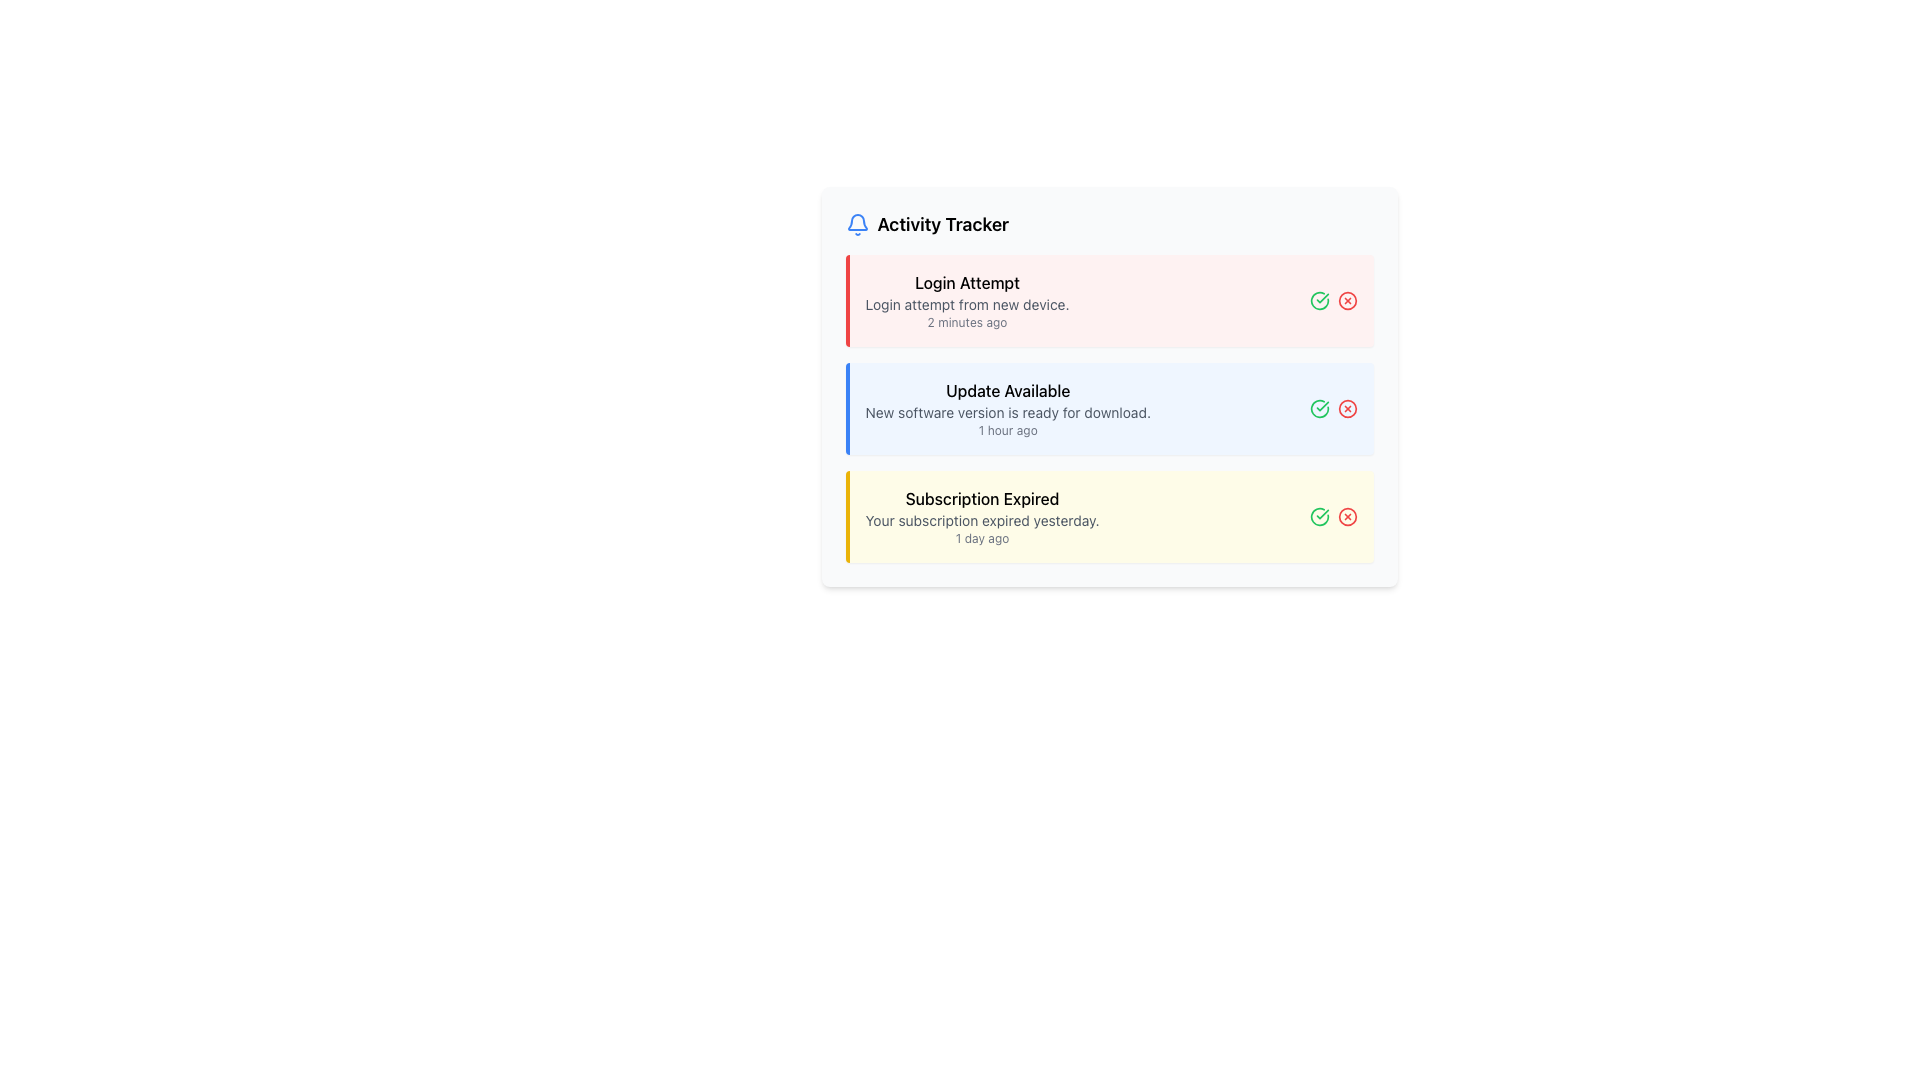  Describe the element at coordinates (982, 519) in the screenshot. I see `the text element providing details about the expiration of the subscription, located in the yellow-background area of the Activity Tracker interface, below the 'Subscription Expired' headline and above the '1 day ago' timestamp` at that location.